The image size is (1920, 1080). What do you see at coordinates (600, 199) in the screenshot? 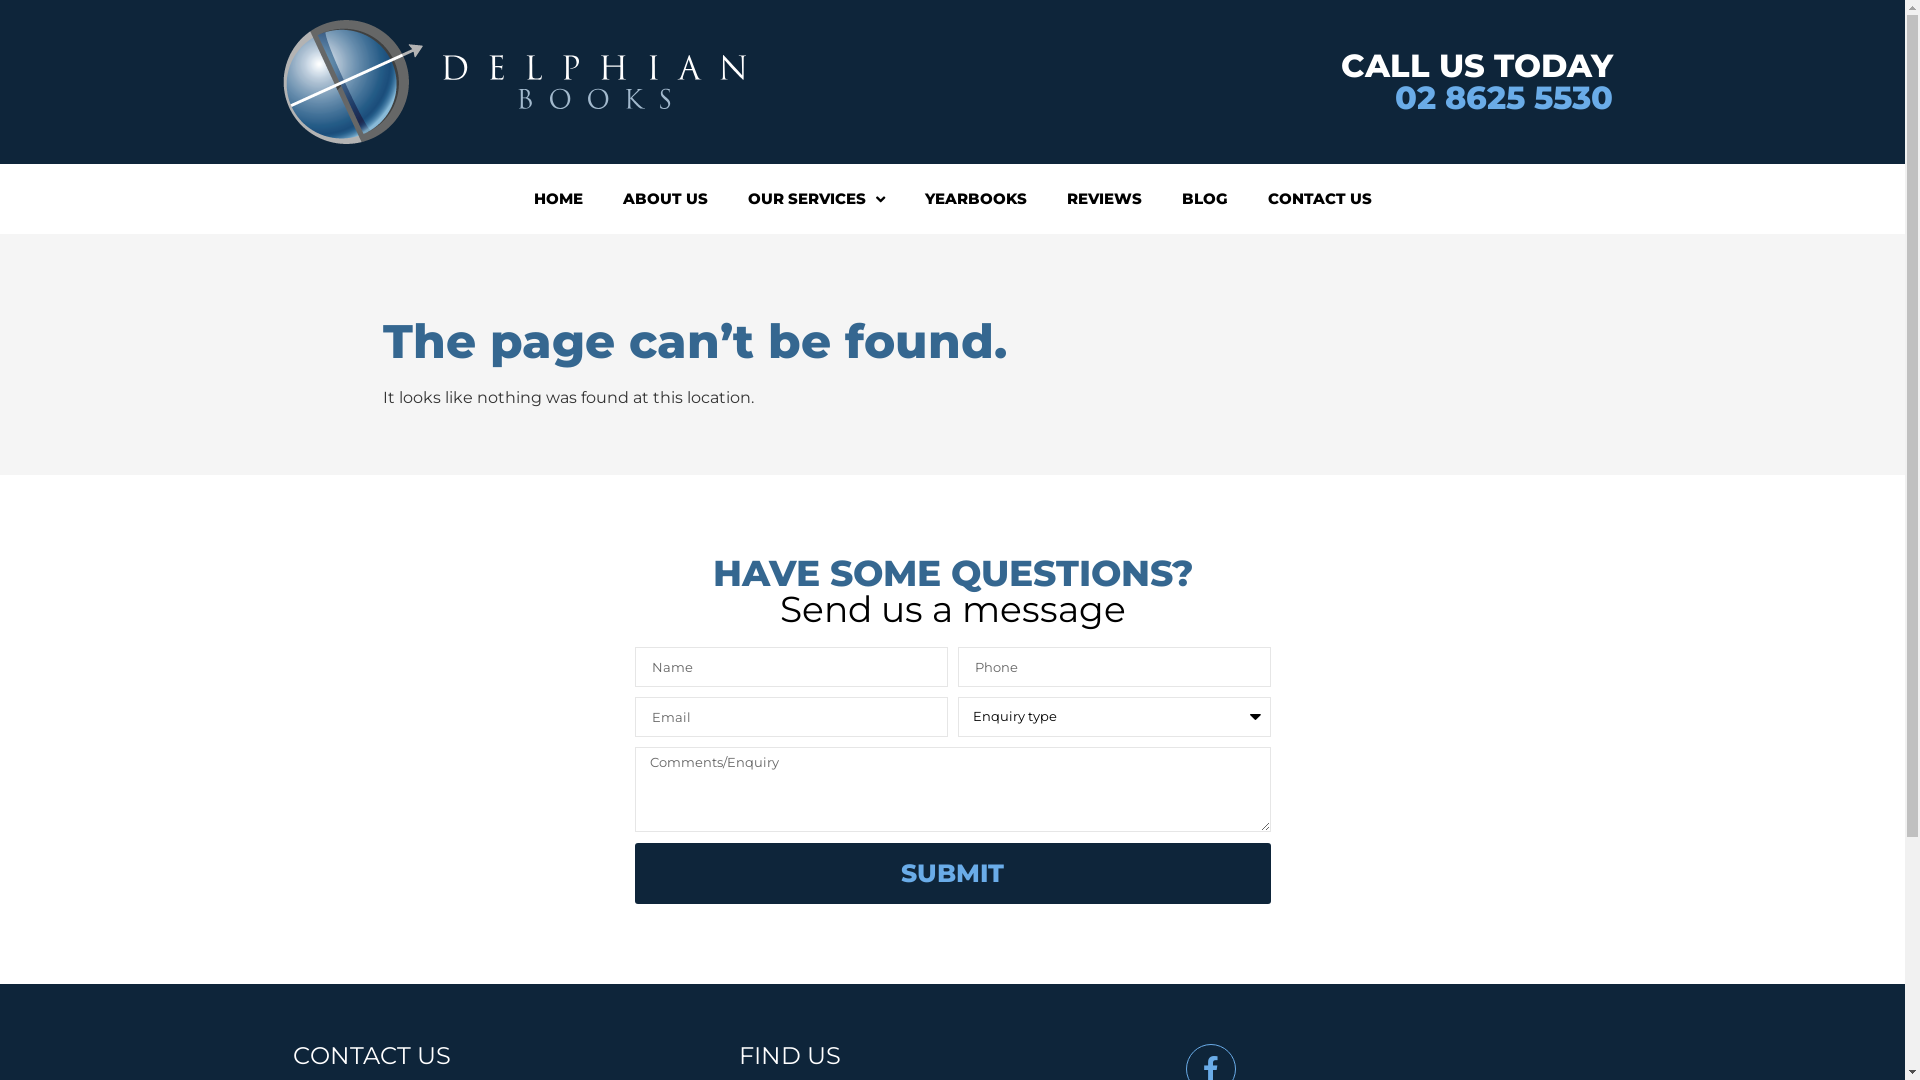
I see `'ABOUT US'` at bounding box center [600, 199].